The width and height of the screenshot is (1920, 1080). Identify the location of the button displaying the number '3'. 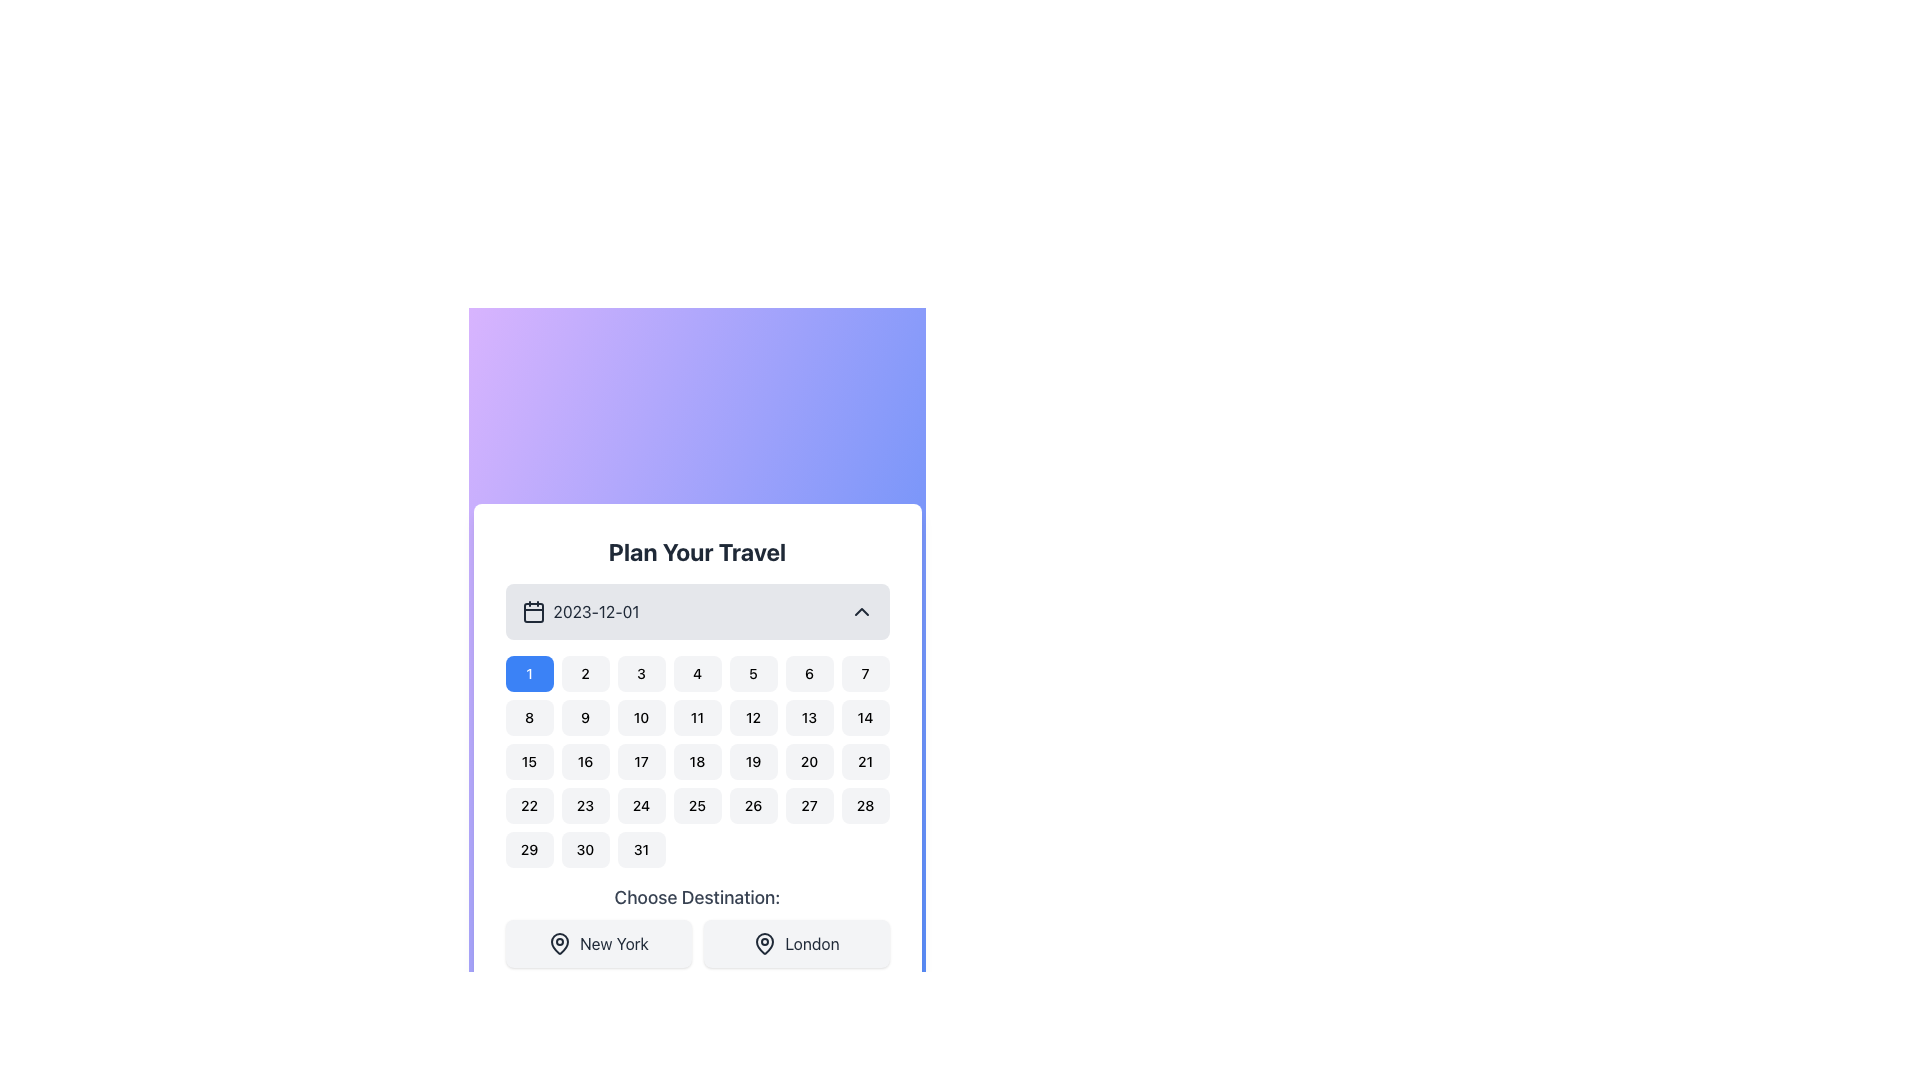
(641, 674).